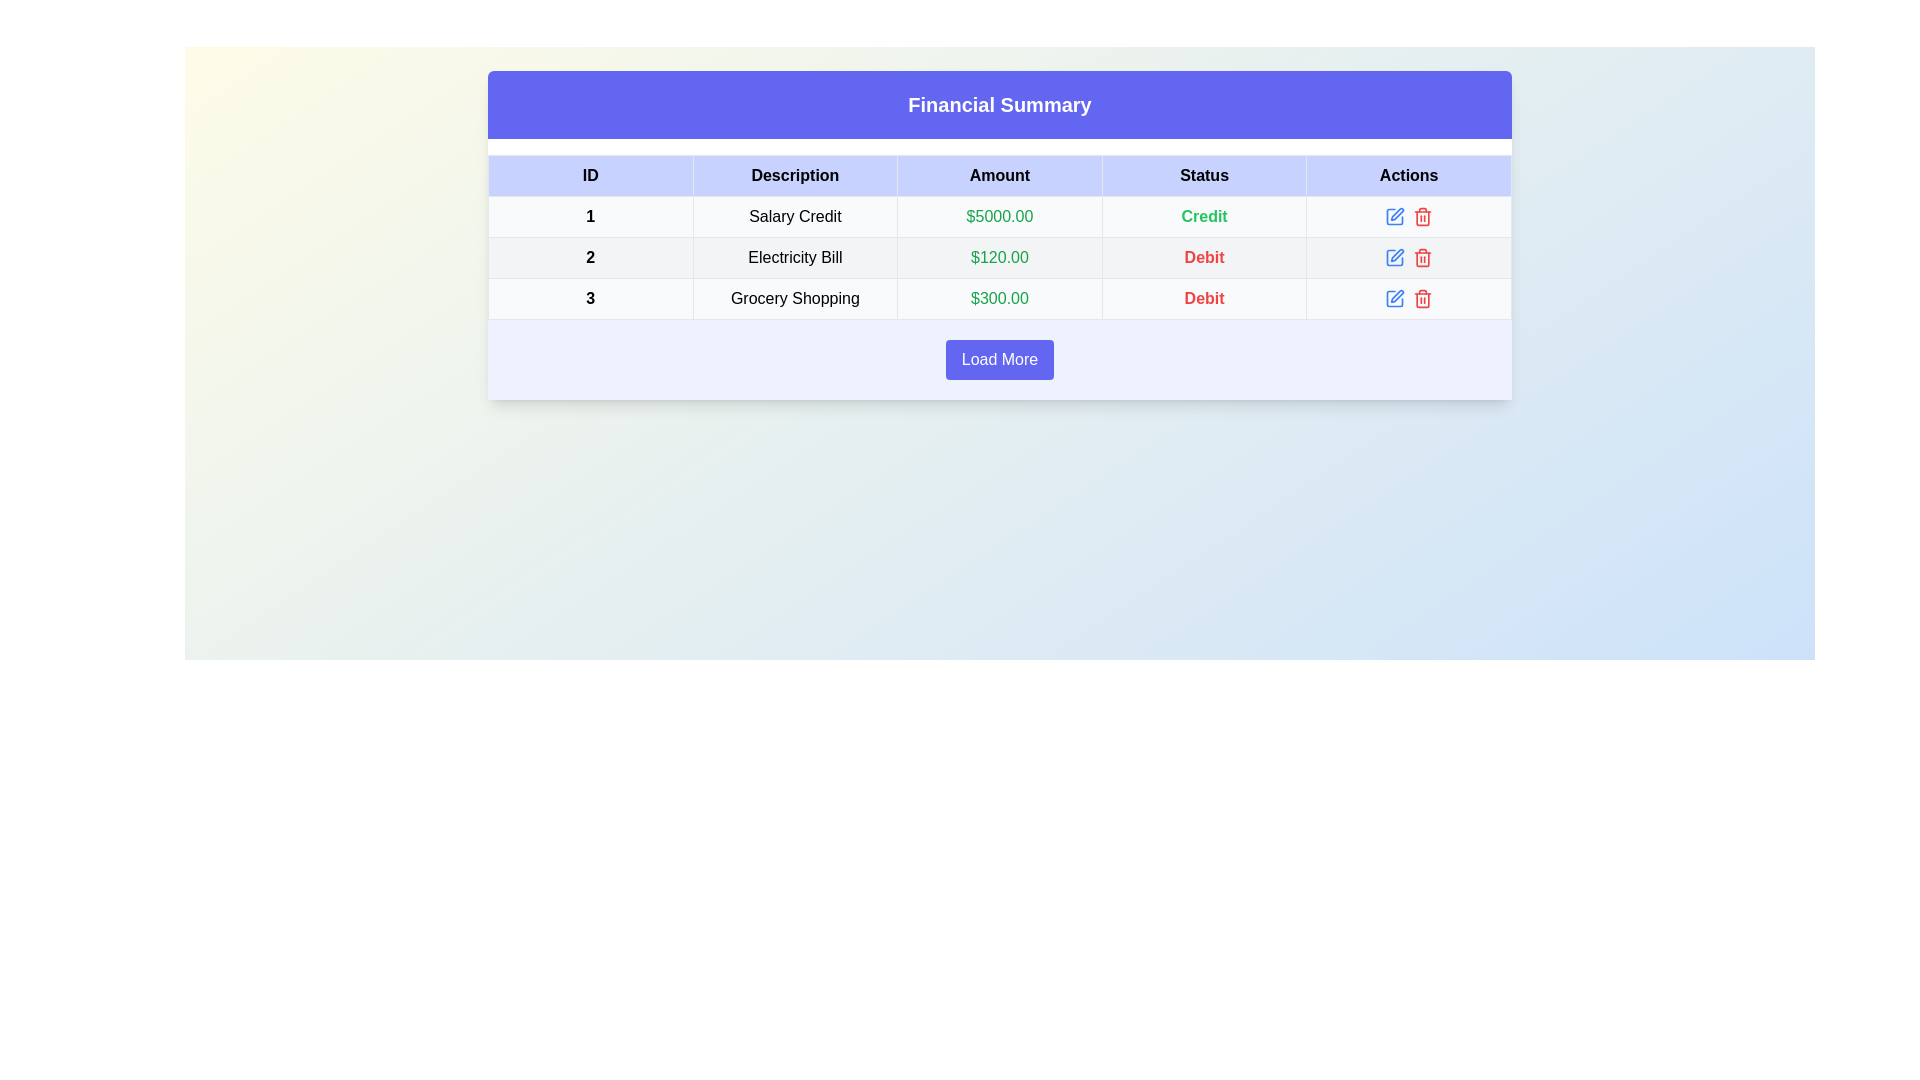 This screenshot has width=1920, height=1080. Describe the element at coordinates (999, 257) in the screenshot. I see `the static text displaying the amount of $120.00 in the 'Amount' column of the second row in the table, which is relevant to the Electricity Bill entry` at that location.